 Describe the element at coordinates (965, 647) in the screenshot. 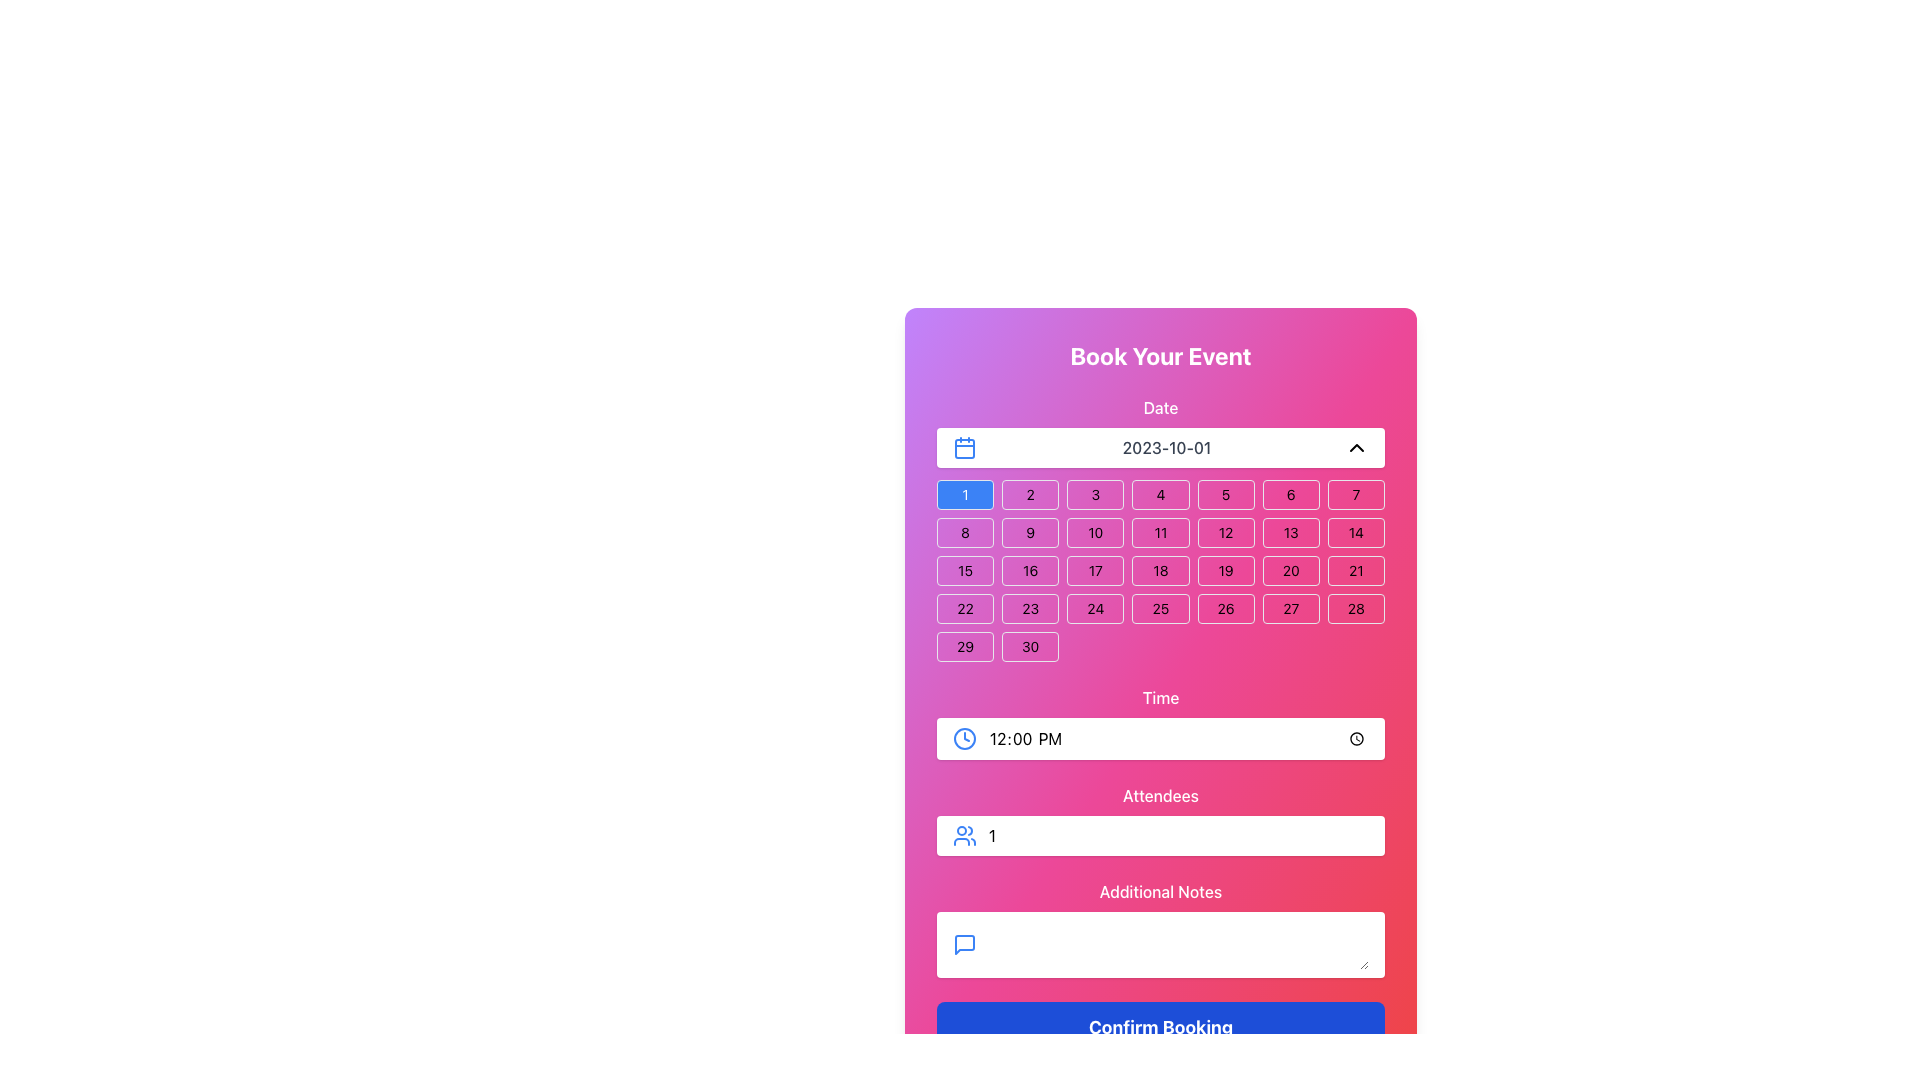

I see `the date selection button '29' in the calendar interface` at that location.